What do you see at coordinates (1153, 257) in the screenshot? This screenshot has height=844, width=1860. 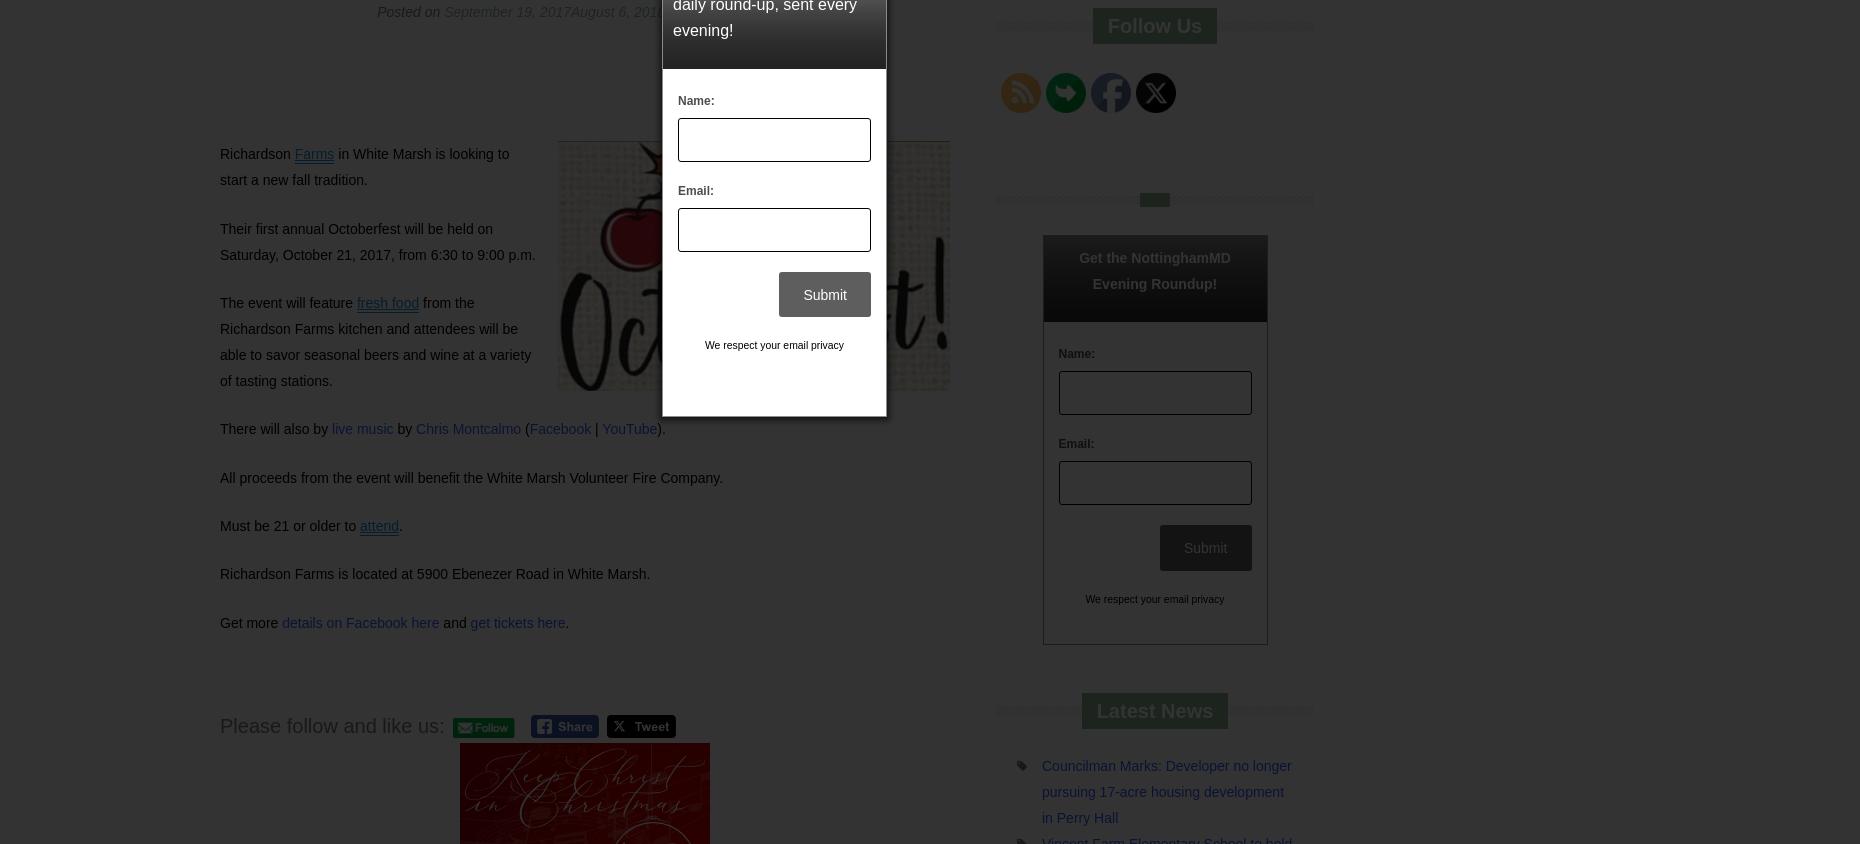 I see `'Get the NottinghamMD'` at bounding box center [1153, 257].